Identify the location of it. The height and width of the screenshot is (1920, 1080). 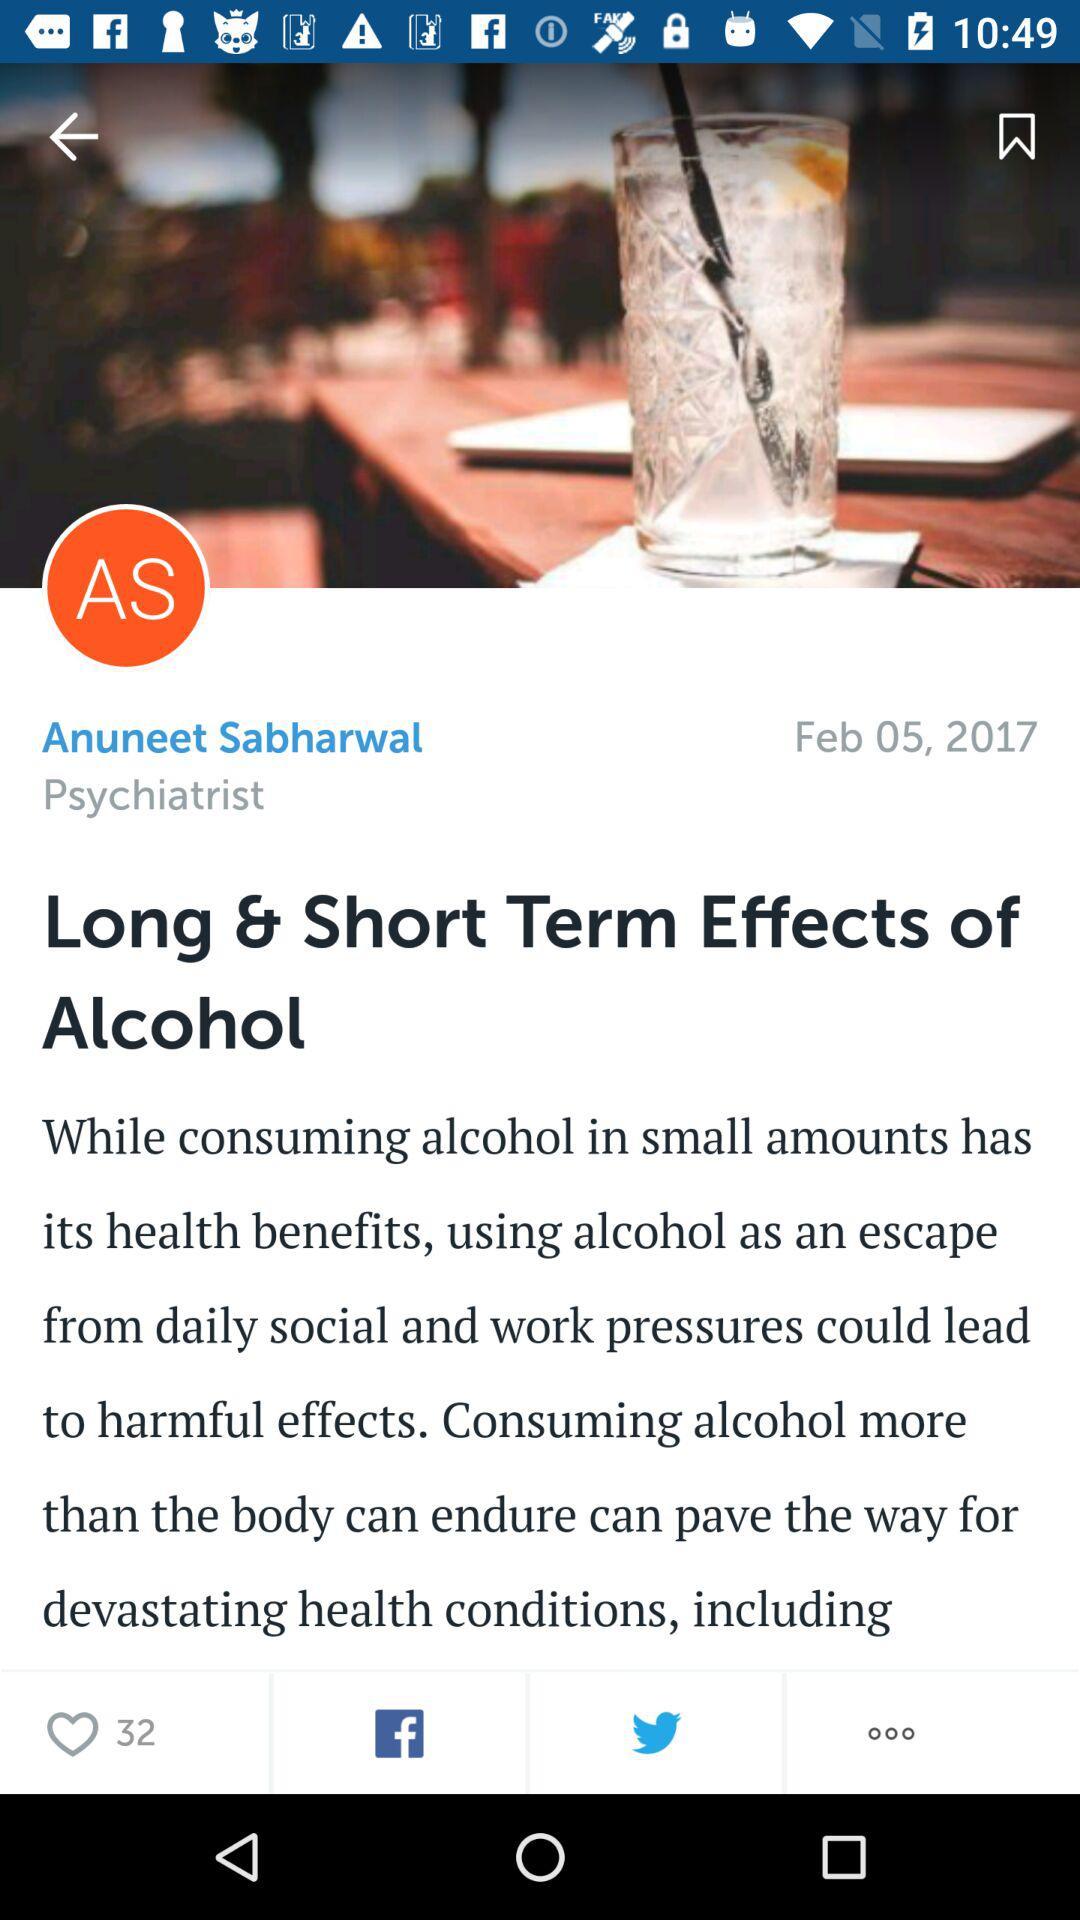
(77, 1732).